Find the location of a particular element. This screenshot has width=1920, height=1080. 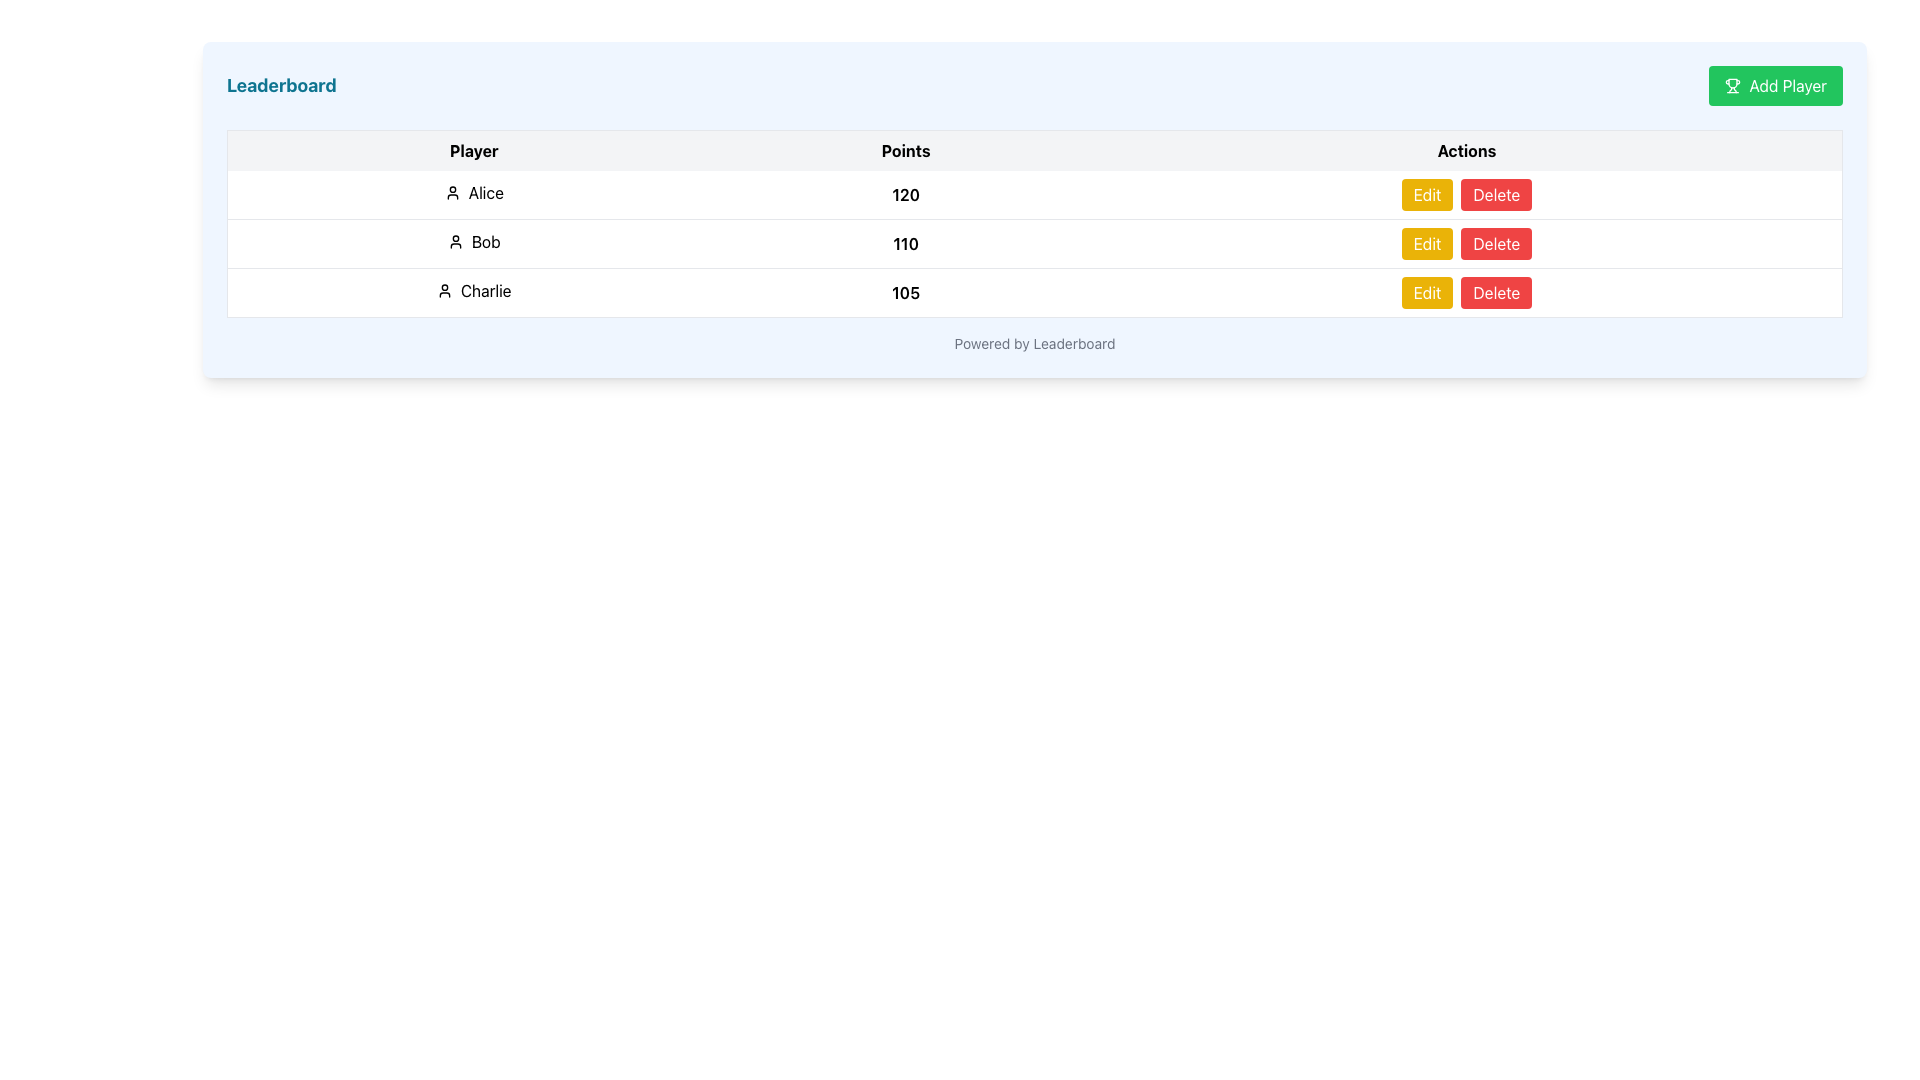

the 'Delete' button with a red background and white text in the actions column of the leaderboard for the 'Charlie' entry is located at coordinates (1496, 293).